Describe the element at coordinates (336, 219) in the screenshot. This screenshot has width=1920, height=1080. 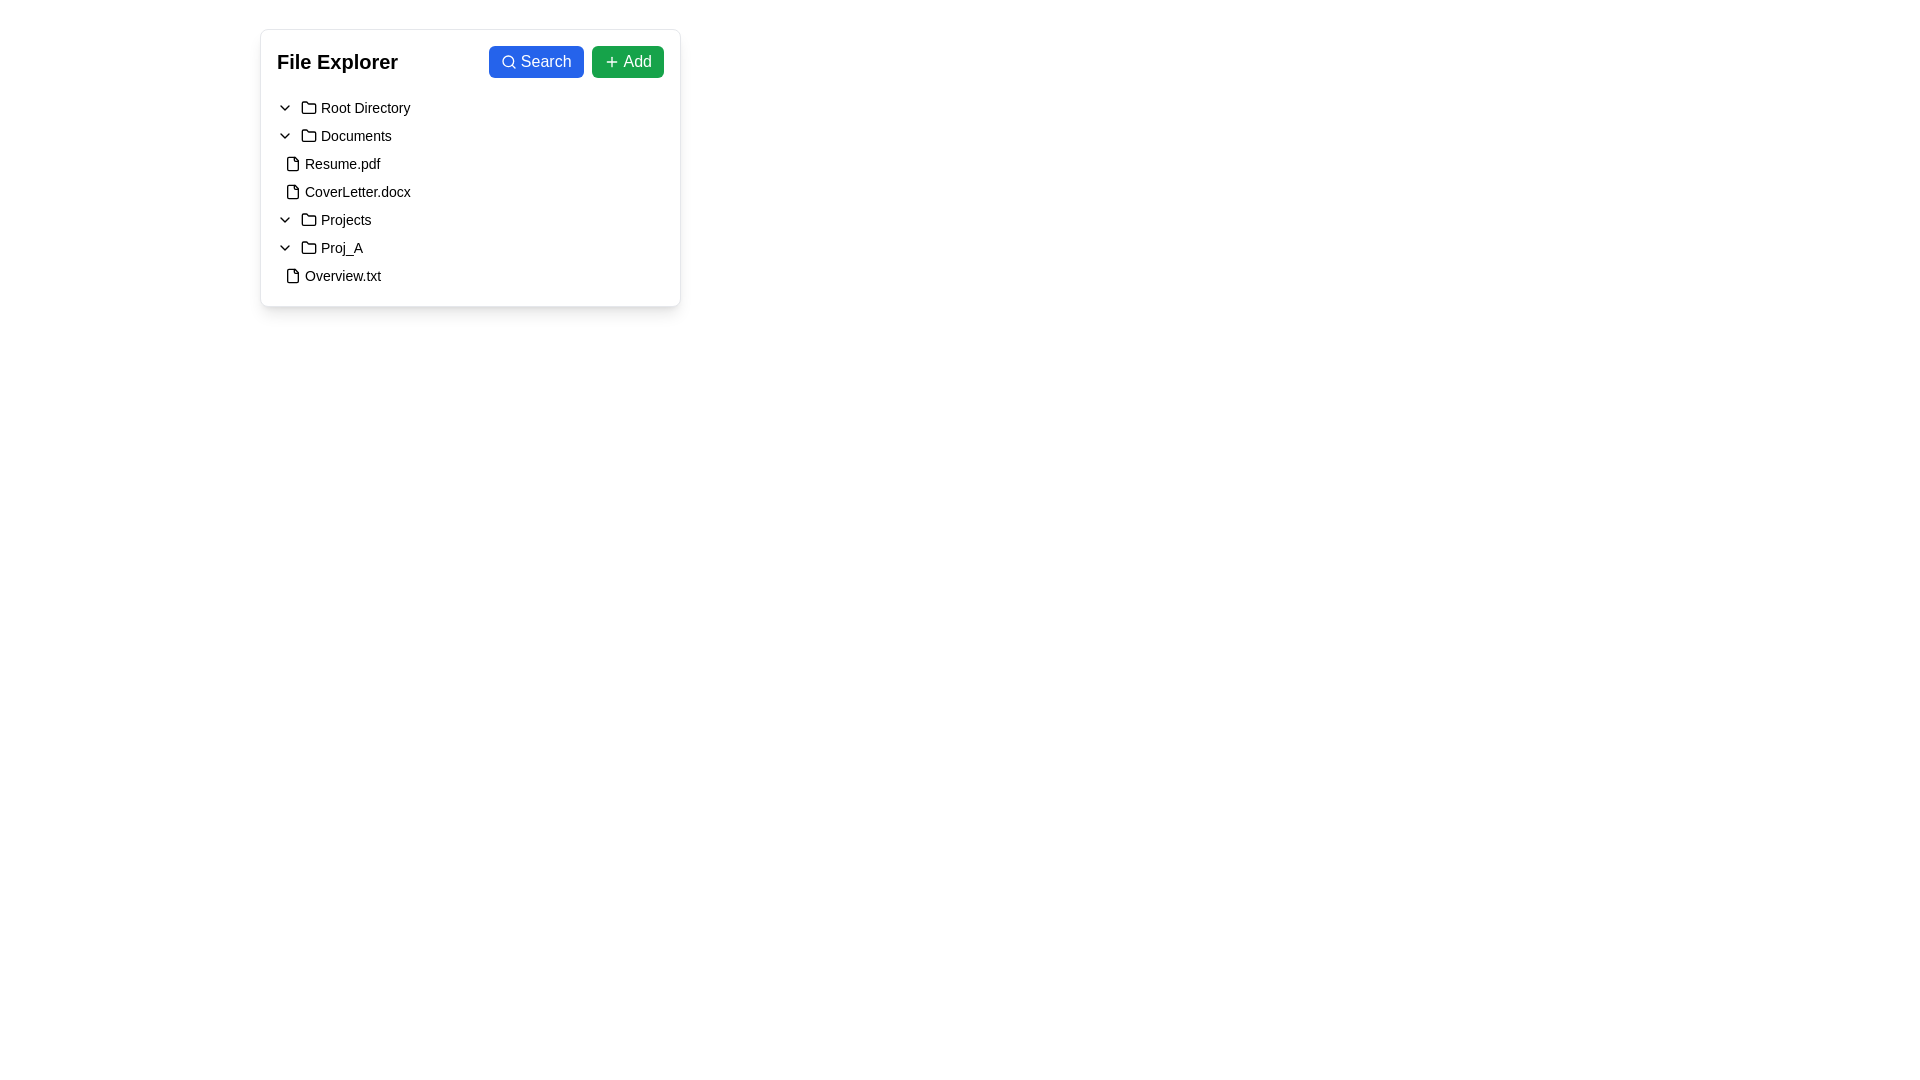
I see `the 'Projects' folder label with icon in the hierarchical file navigation pane` at that location.